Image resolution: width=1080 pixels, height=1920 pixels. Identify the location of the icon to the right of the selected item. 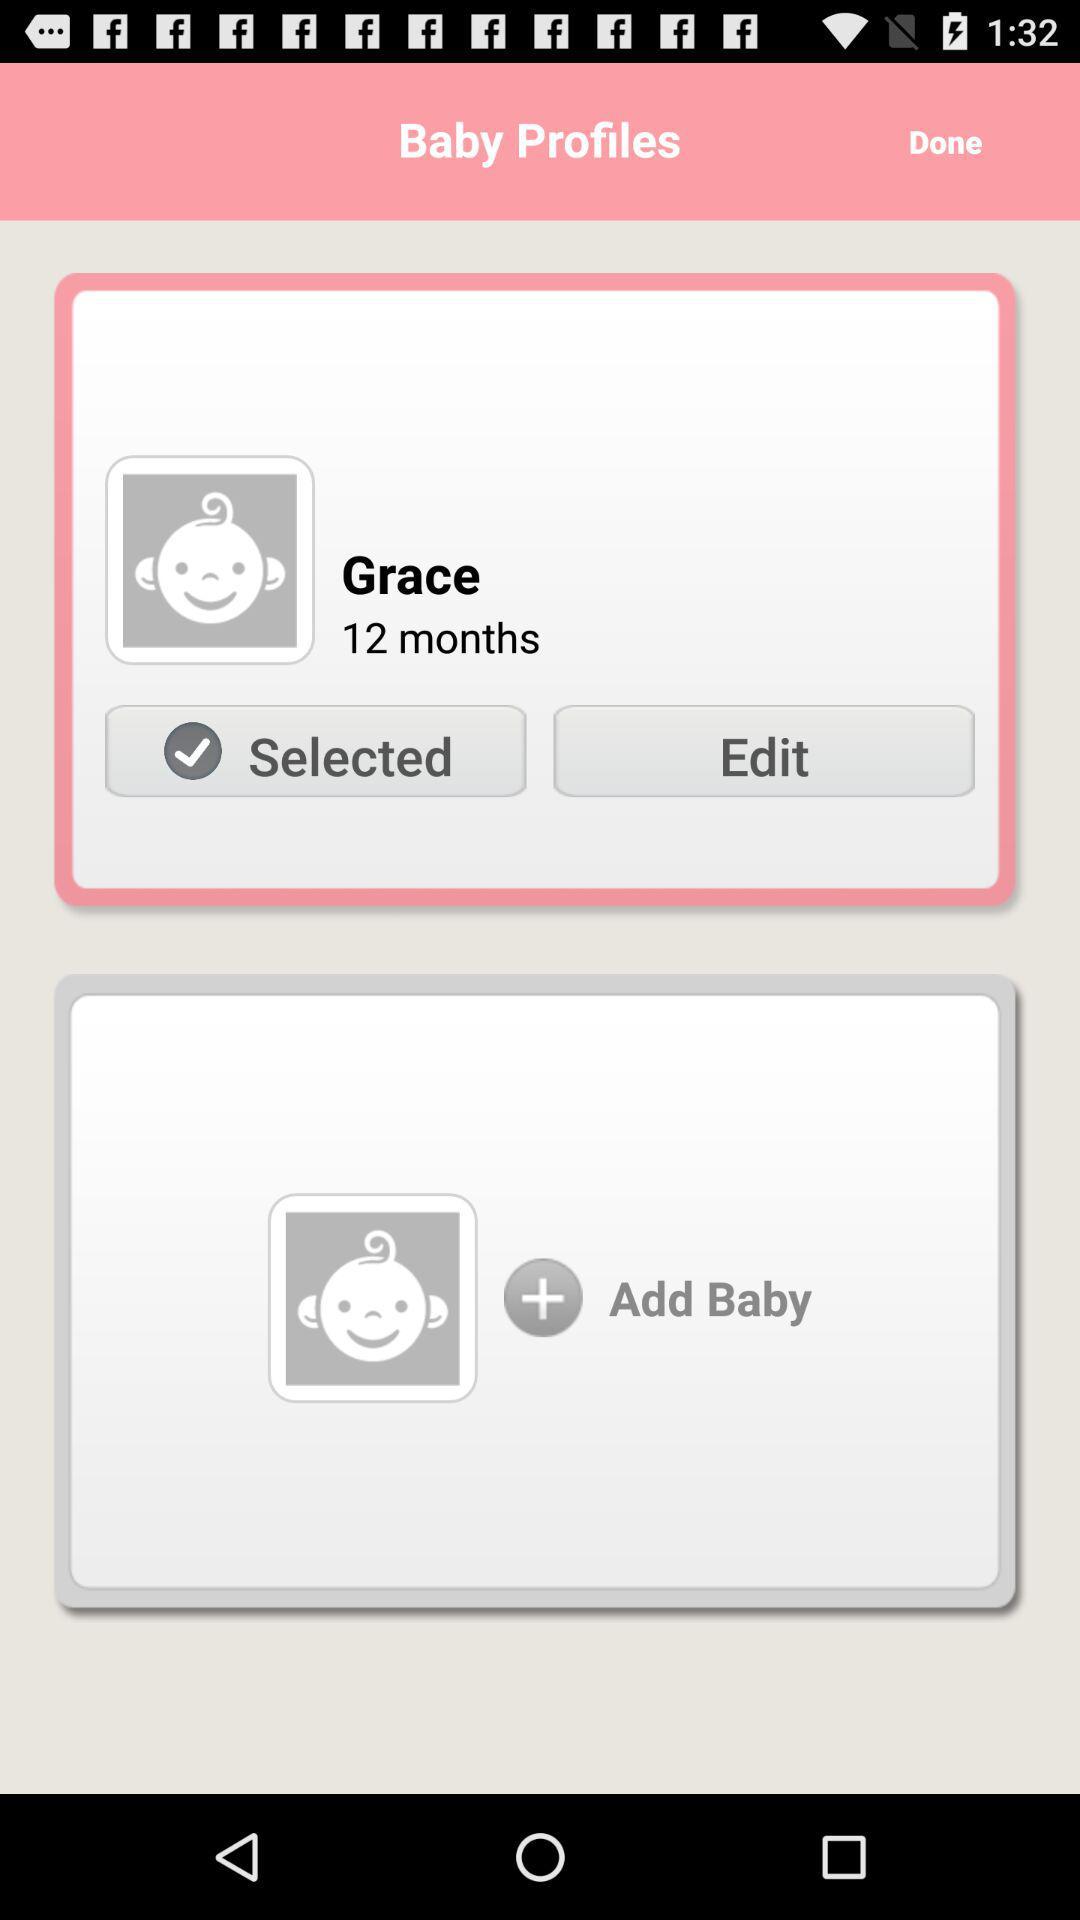
(764, 750).